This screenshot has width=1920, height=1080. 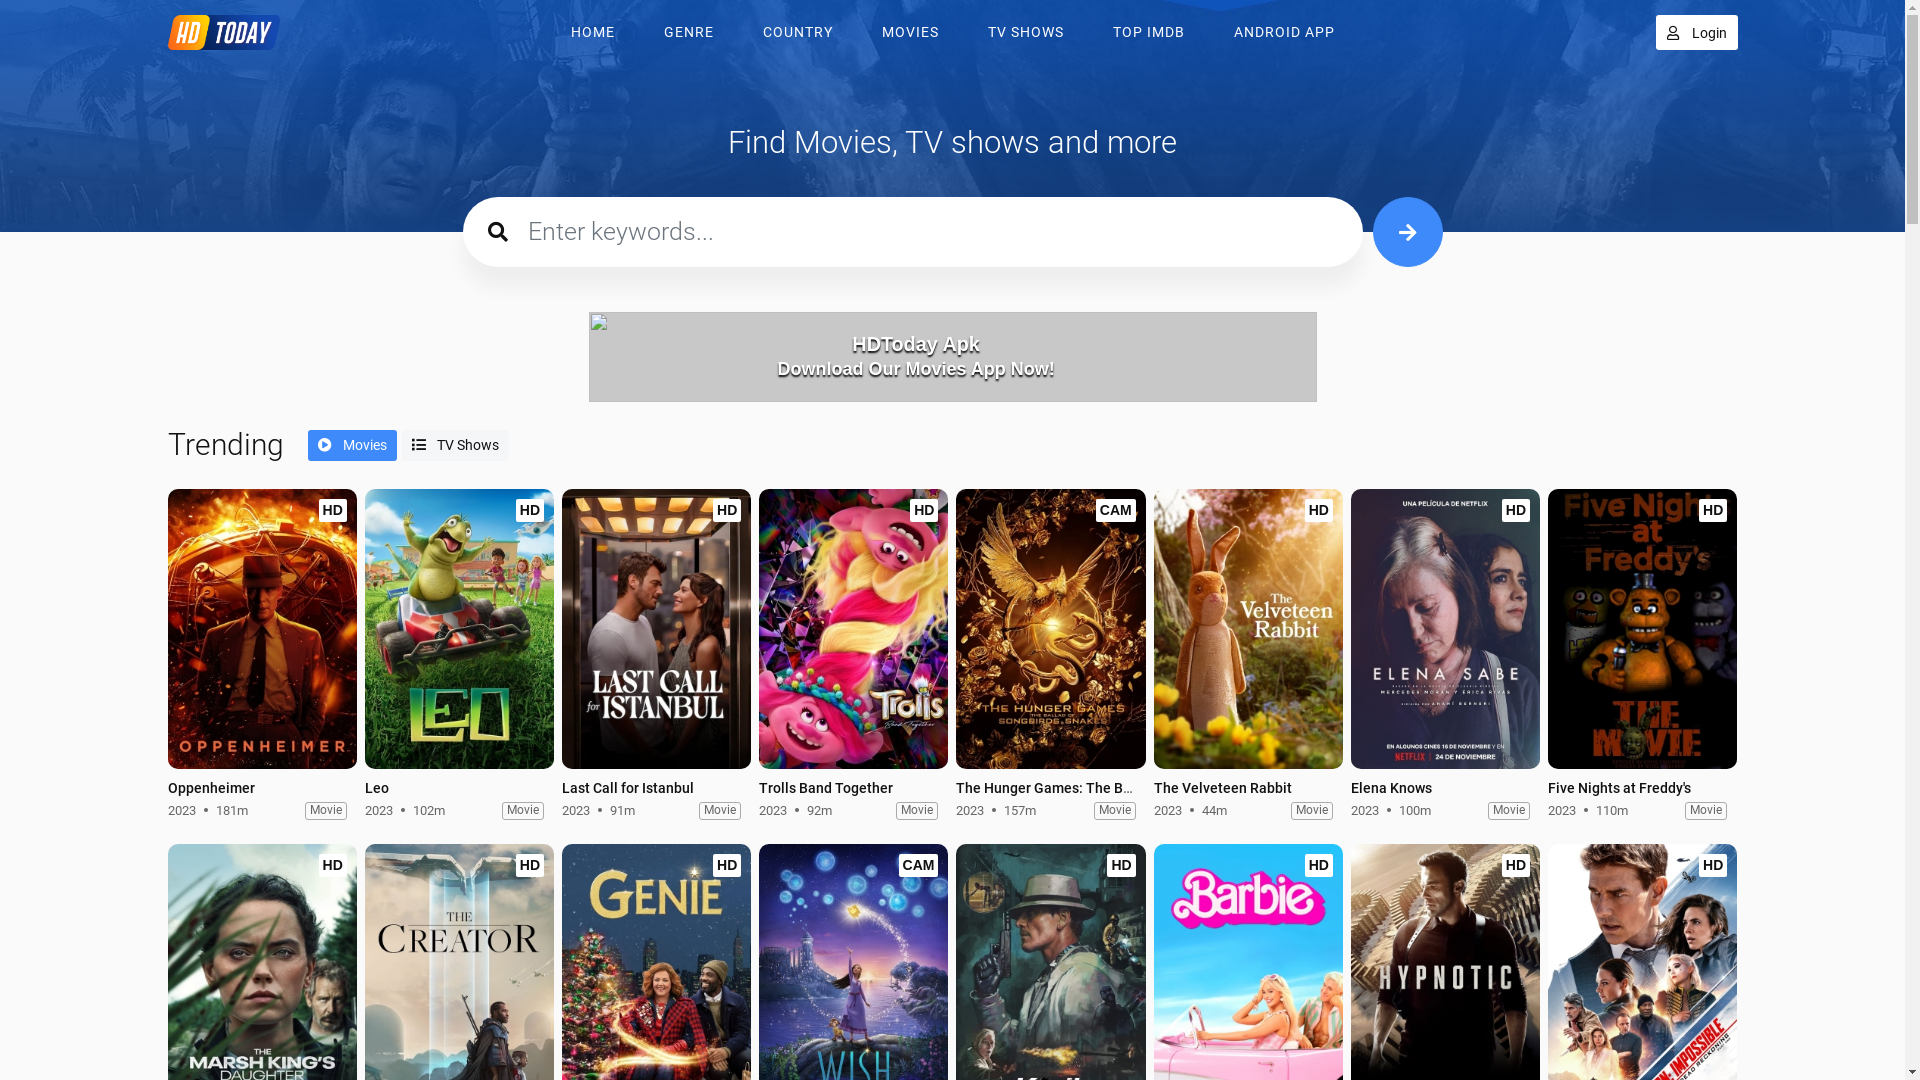 What do you see at coordinates (454, 444) in the screenshot?
I see `'TV Shows'` at bounding box center [454, 444].